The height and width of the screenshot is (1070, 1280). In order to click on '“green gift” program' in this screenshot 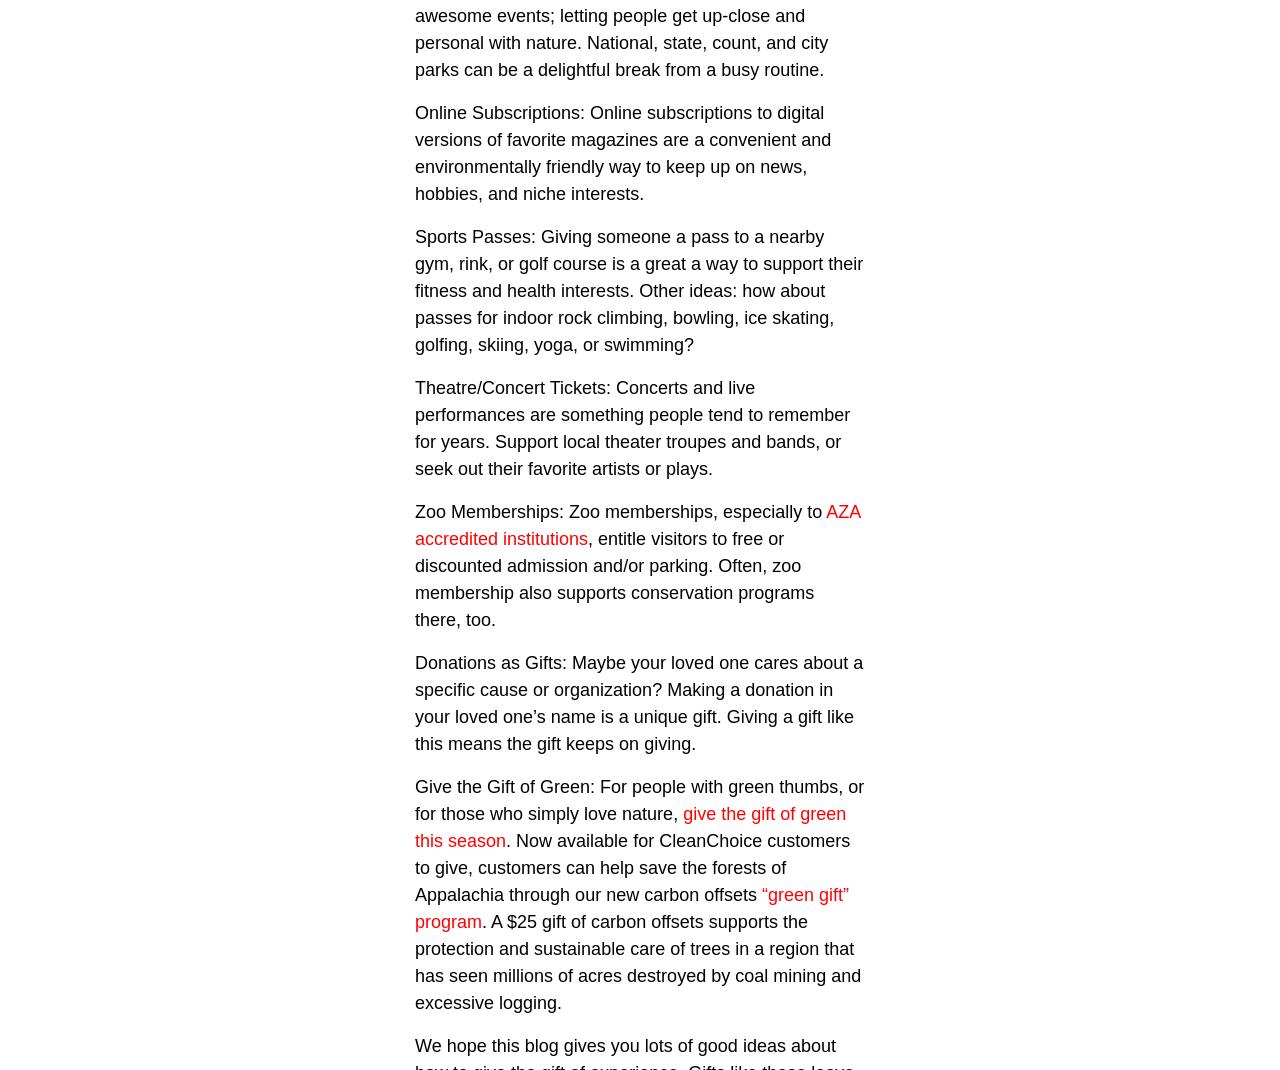, I will do `click(630, 907)`.